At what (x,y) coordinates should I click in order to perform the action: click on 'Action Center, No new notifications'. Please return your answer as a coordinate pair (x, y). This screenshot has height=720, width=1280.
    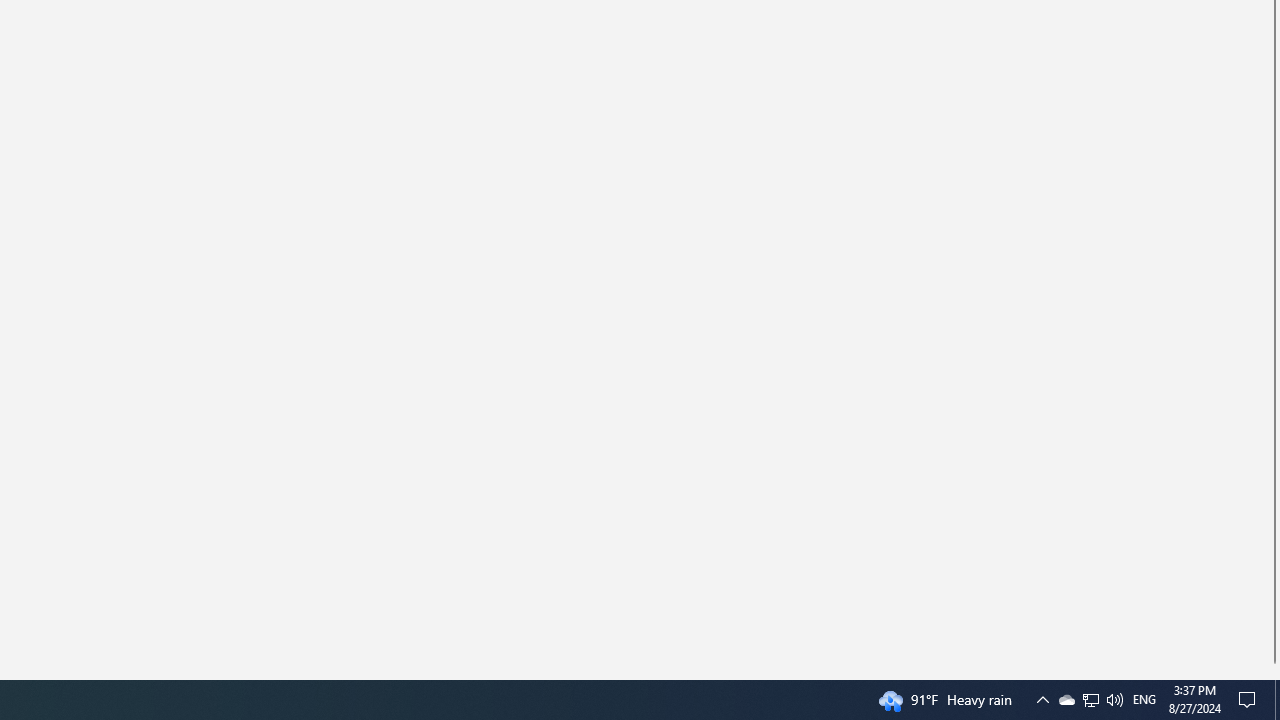
    Looking at the image, I should click on (1271, 672).